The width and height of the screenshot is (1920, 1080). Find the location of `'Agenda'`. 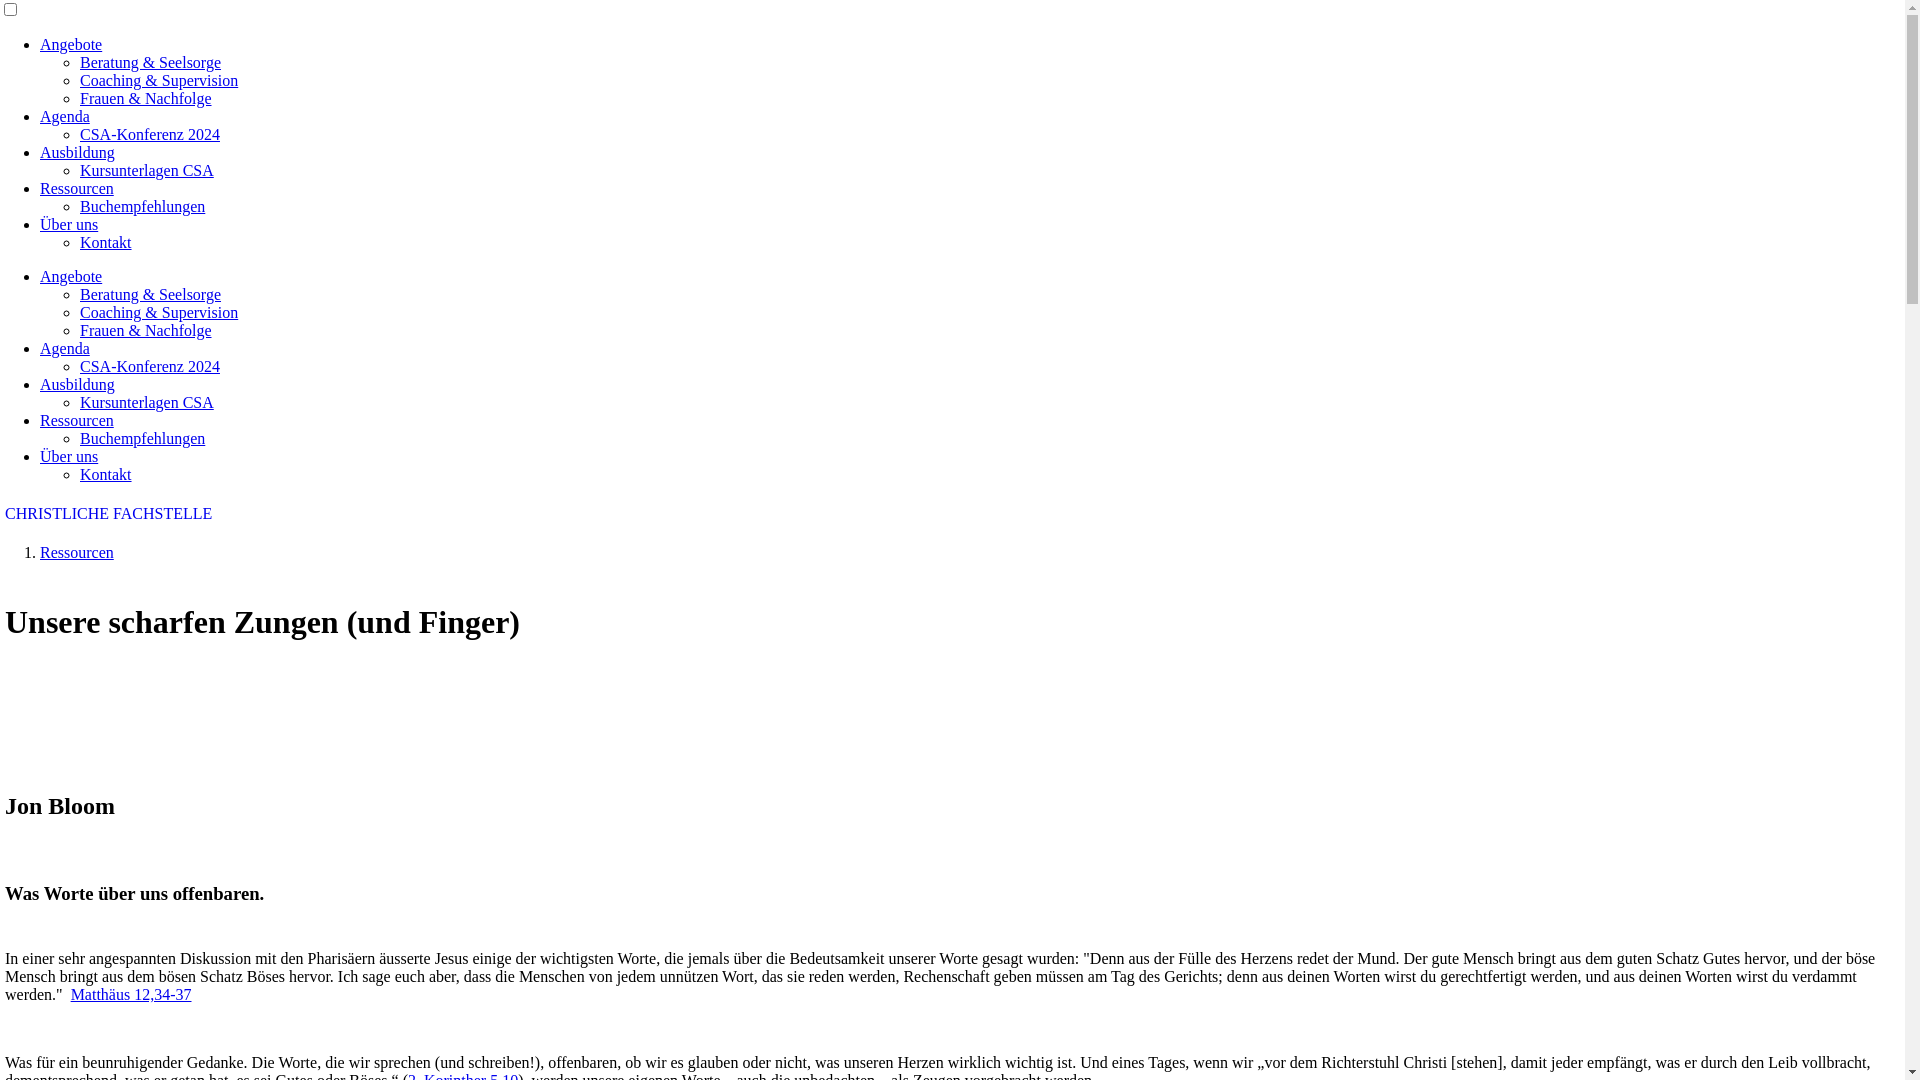

'Agenda' is located at coordinates (39, 116).